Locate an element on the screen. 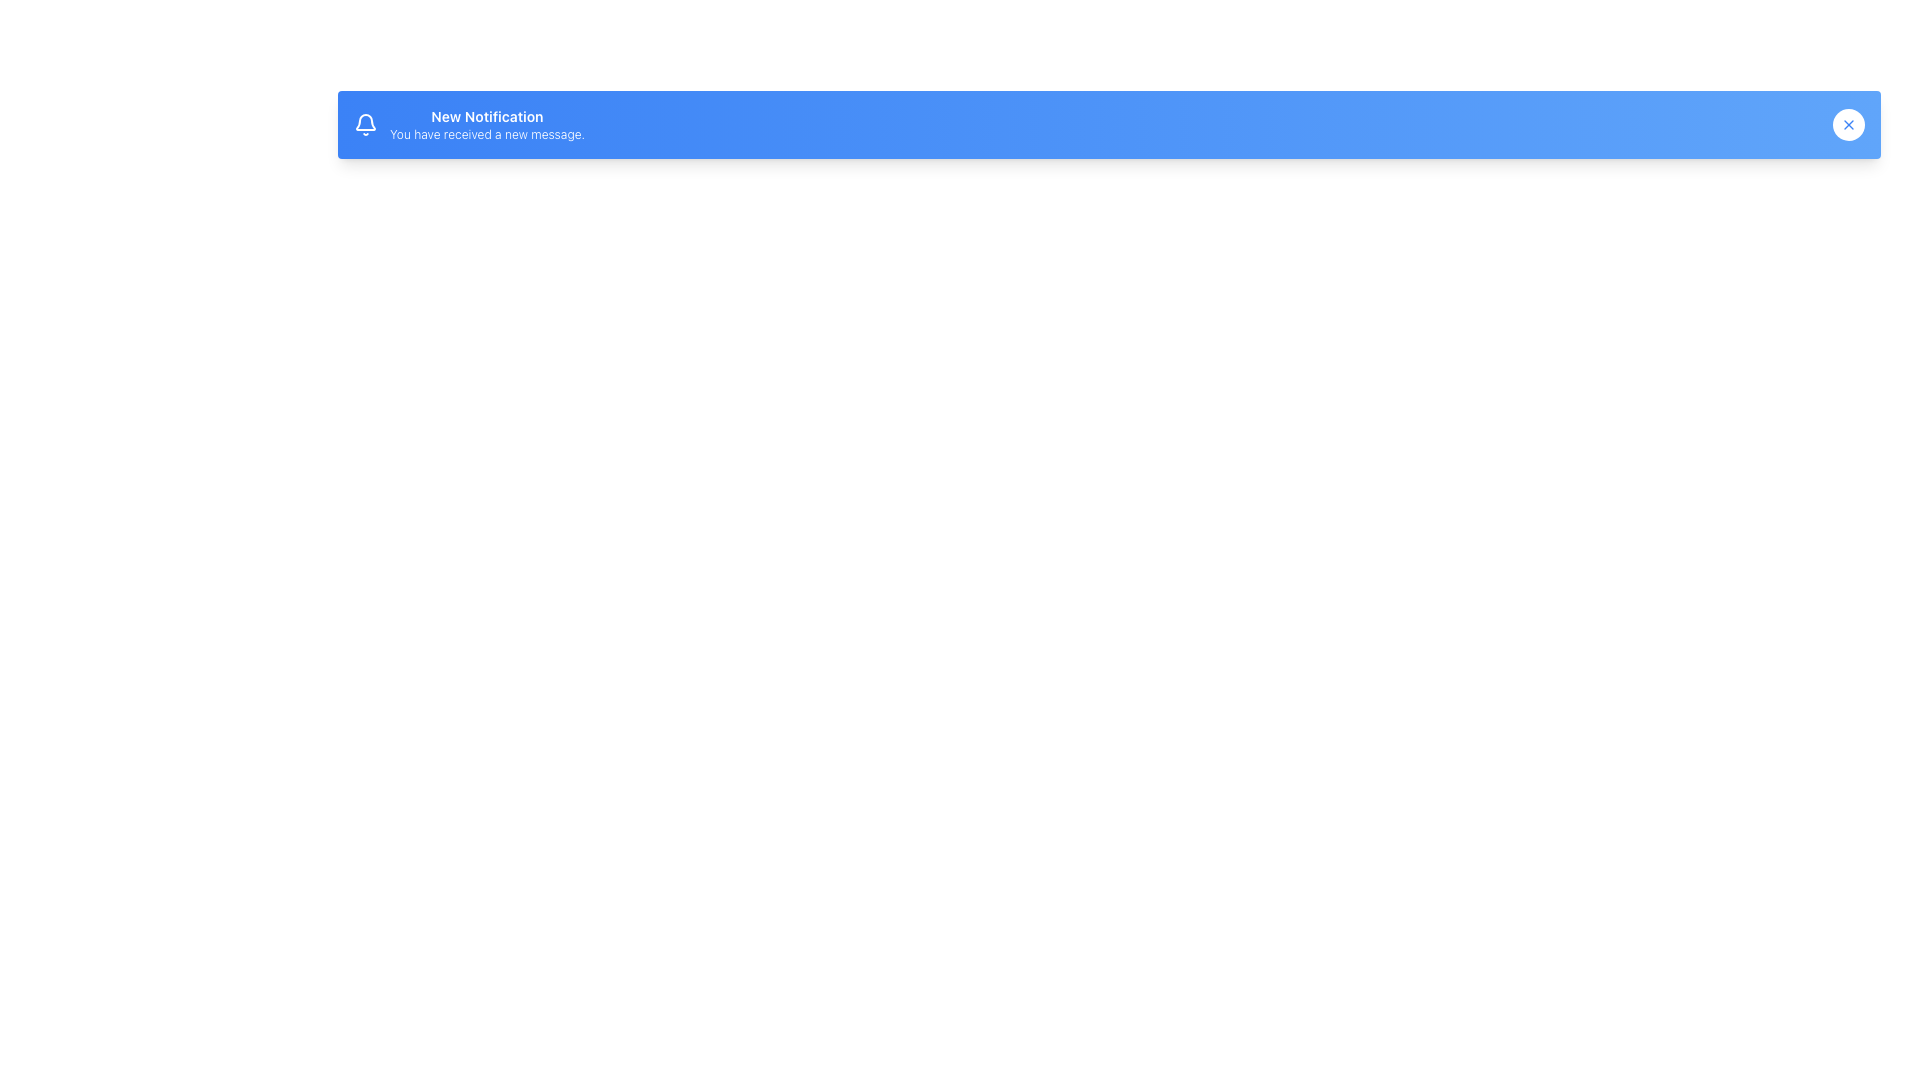  the round button with a white background and blue border, containing a small blue 'X' icon, located at the far right end of the notification bar is located at coordinates (1847, 124).